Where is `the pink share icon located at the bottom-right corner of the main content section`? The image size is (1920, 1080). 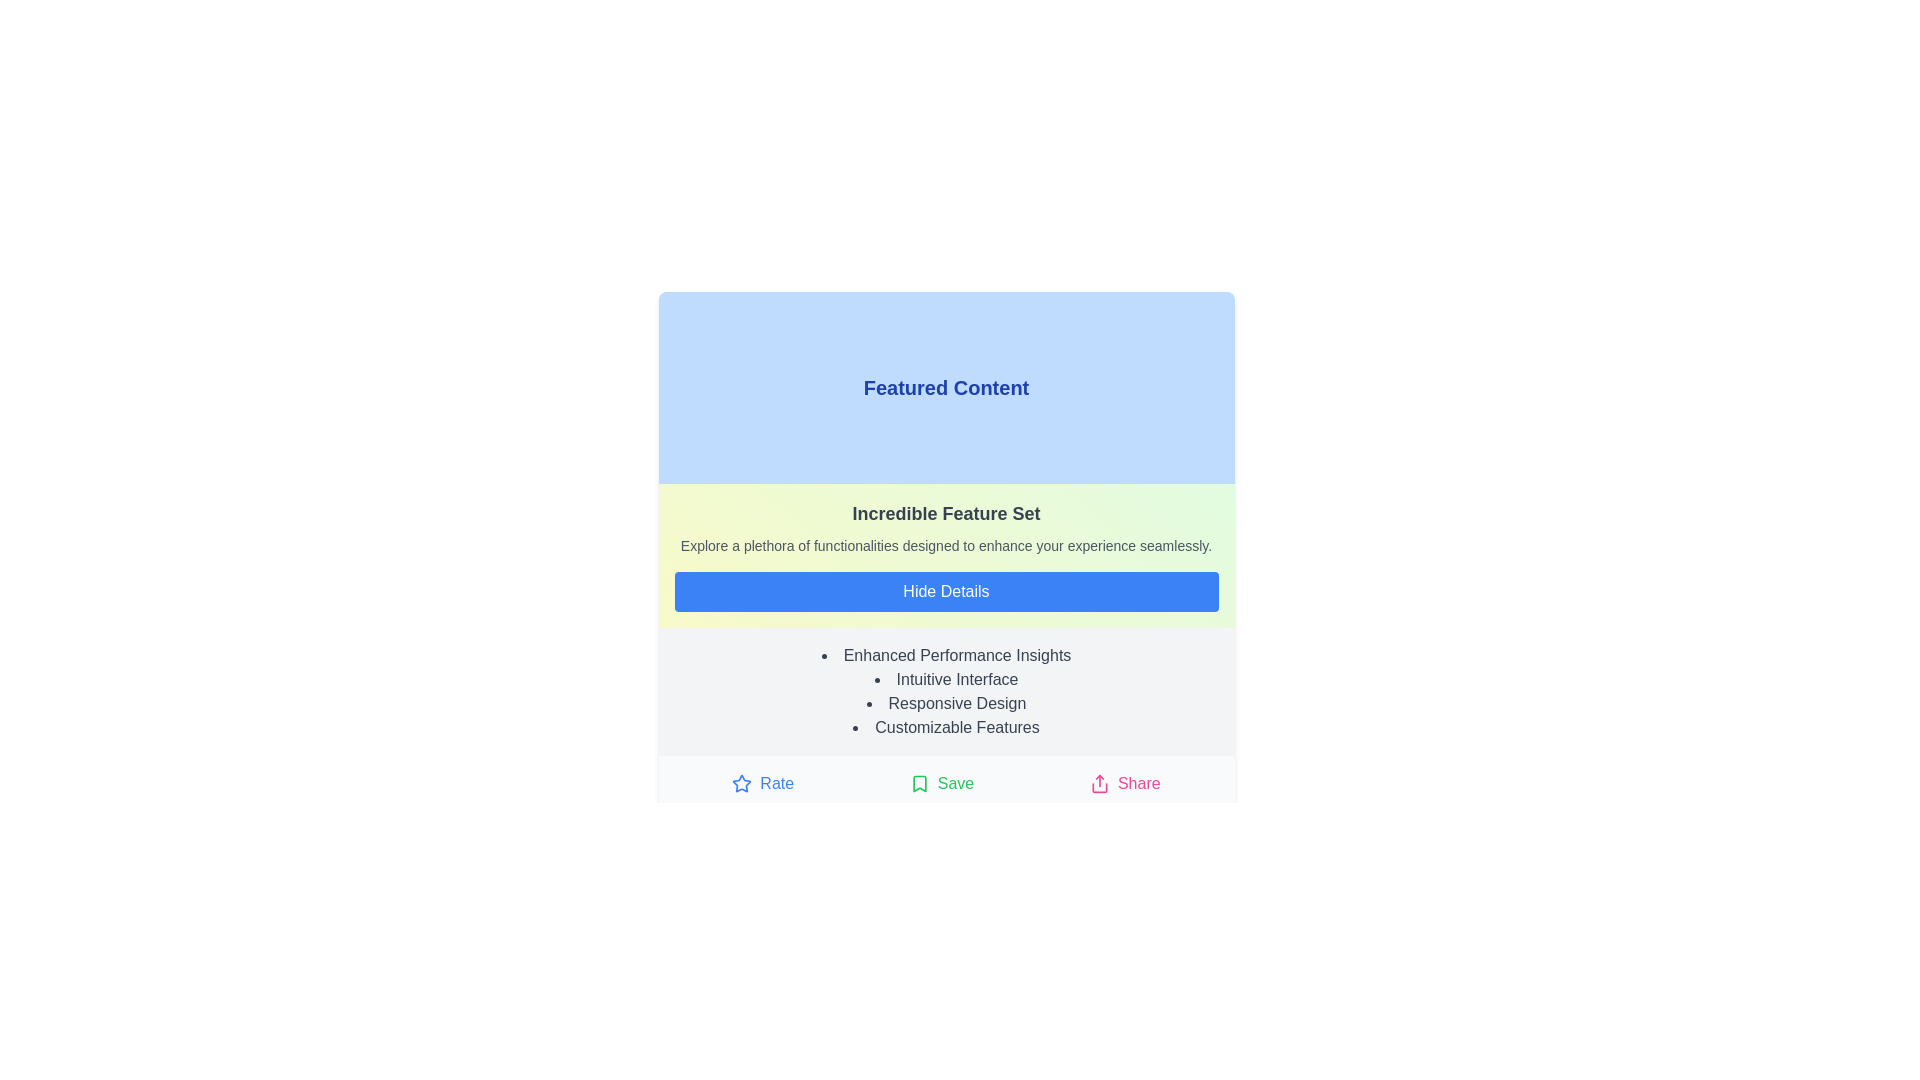 the pink share icon located at the bottom-right corner of the main content section is located at coordinates (1098, 782).